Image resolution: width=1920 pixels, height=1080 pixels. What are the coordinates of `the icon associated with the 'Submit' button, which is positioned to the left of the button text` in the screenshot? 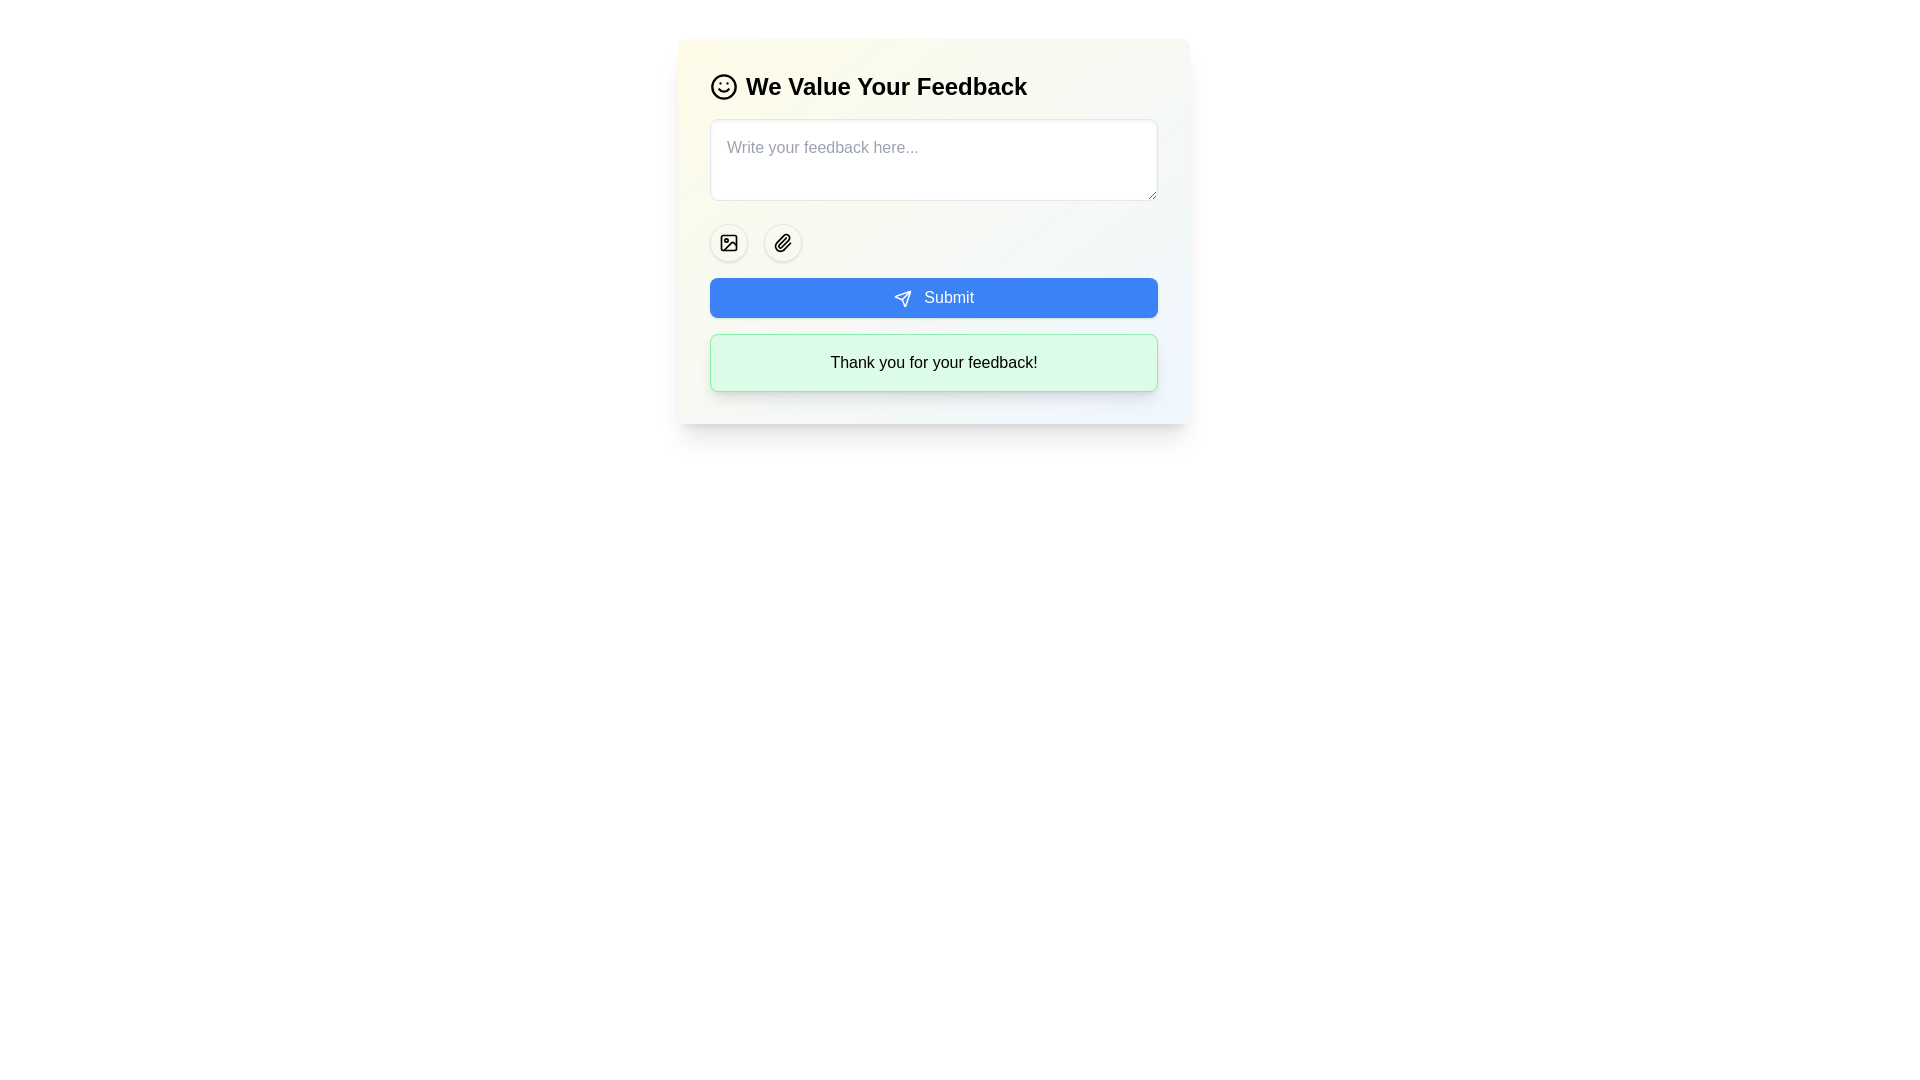 It's located at (901, 298).